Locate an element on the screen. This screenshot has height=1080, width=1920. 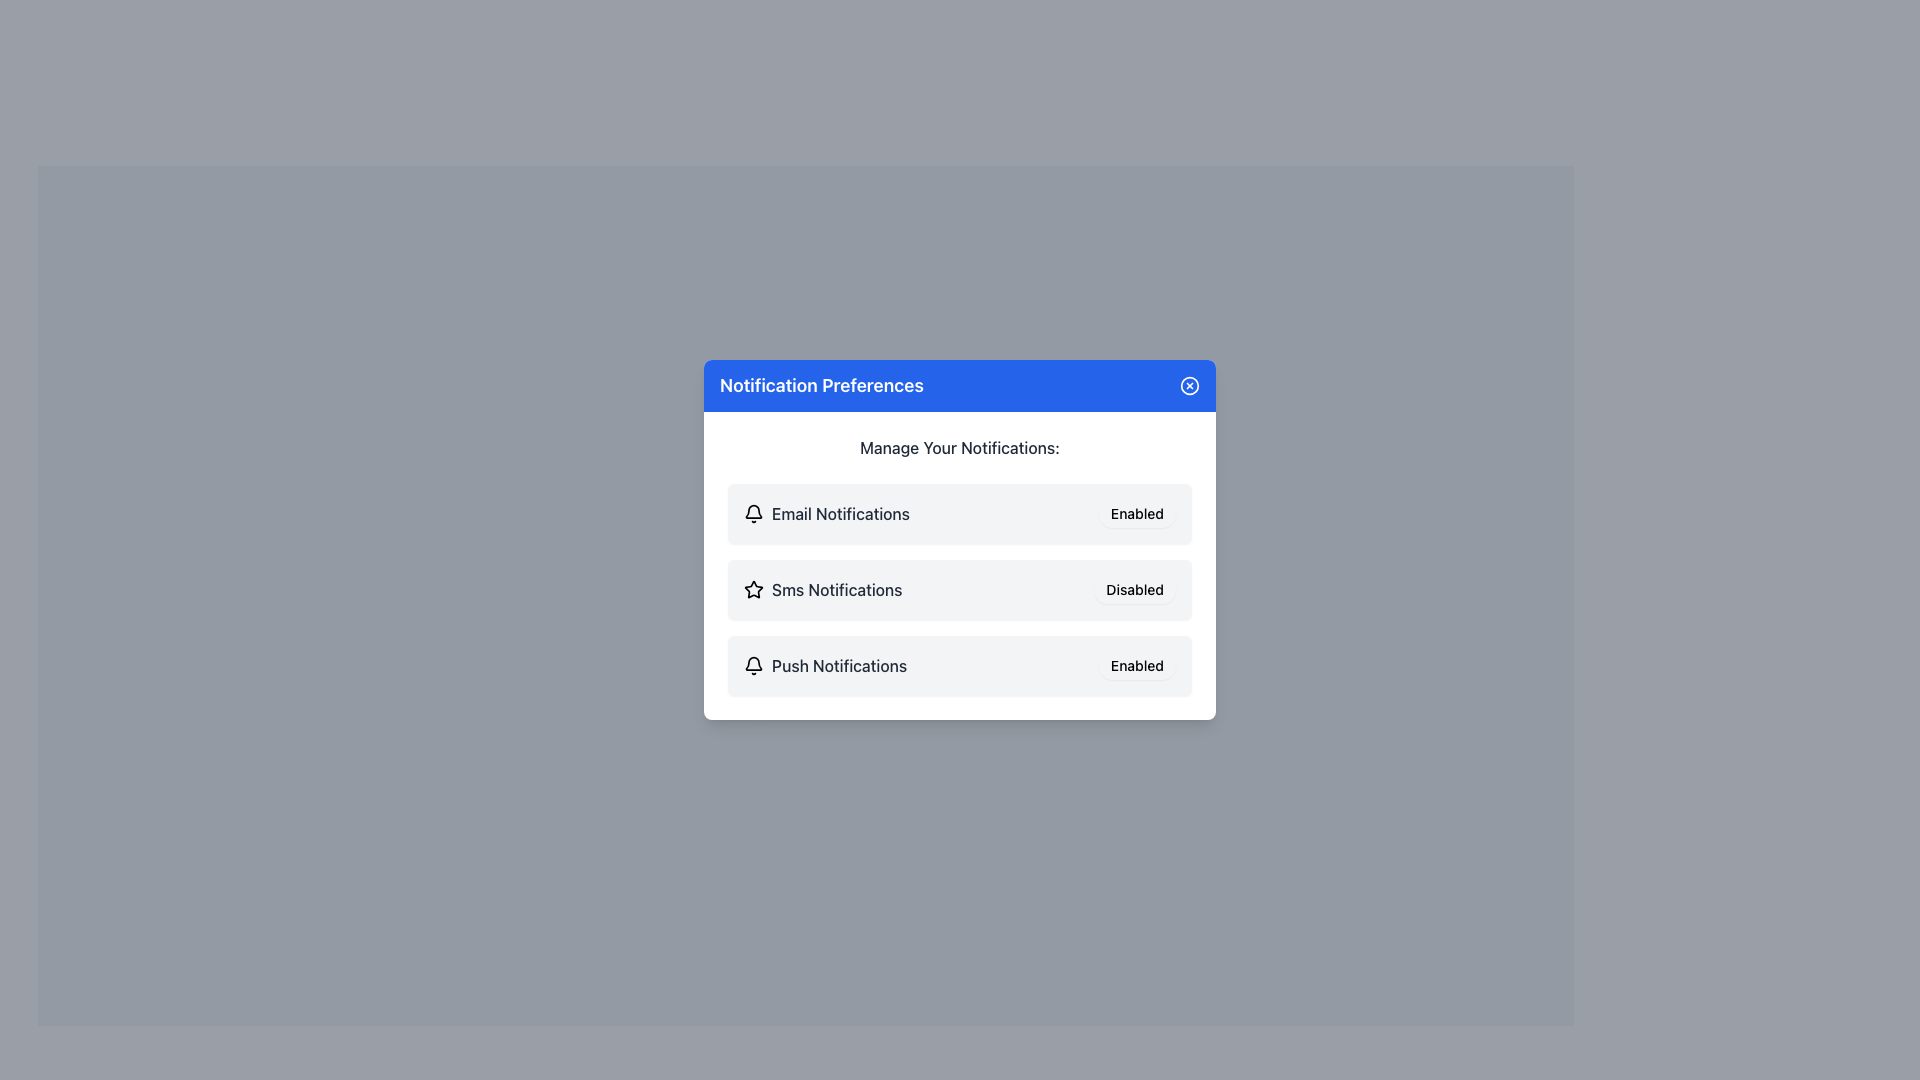
text label displaying 'Notification Preferences' which is prominently positioned in the blue header bar of the modal window is located at coordinates (821, 385).